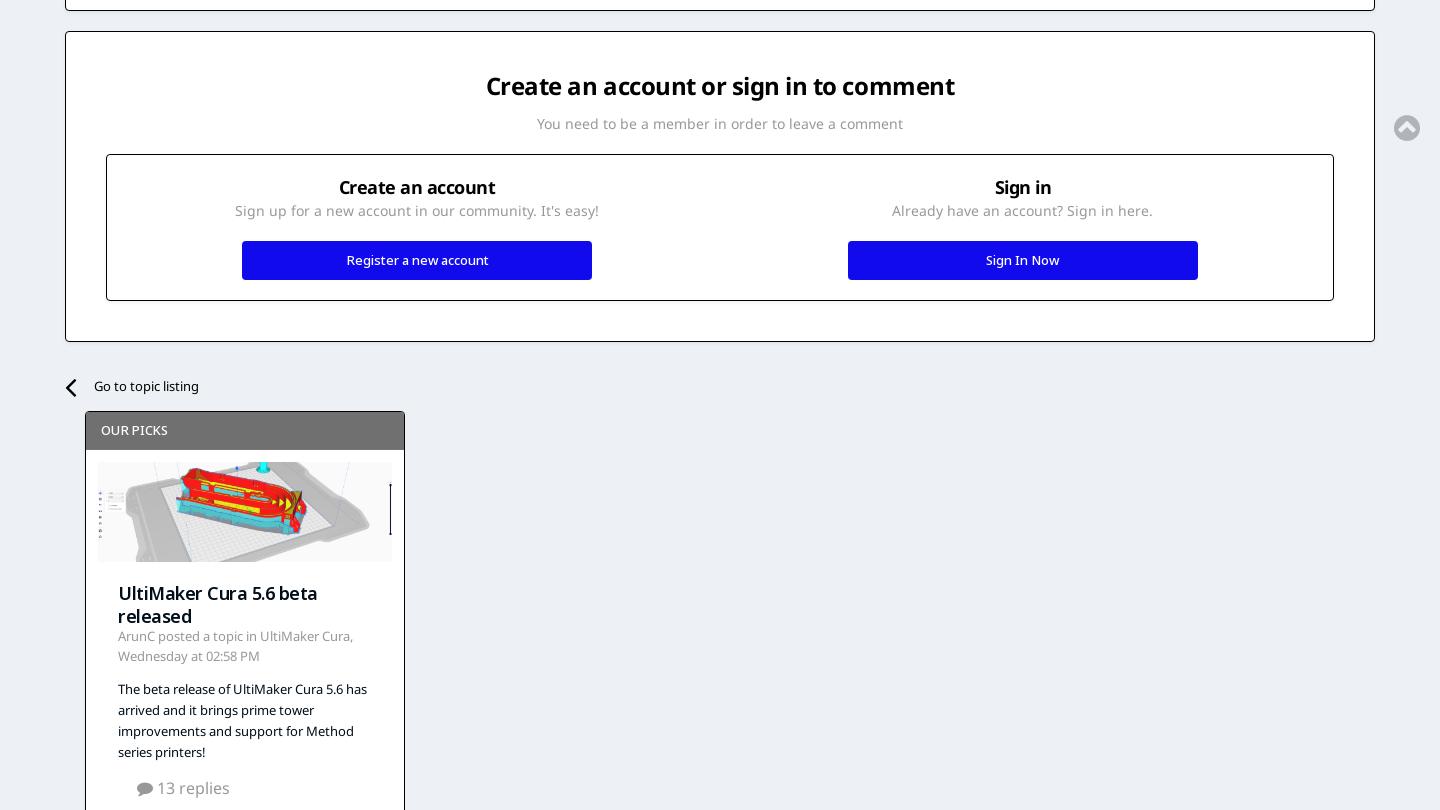  Describe the element at coordinates (483, 85) in the screenshot. I see `'Create an account or sign in to comment'` at that location.